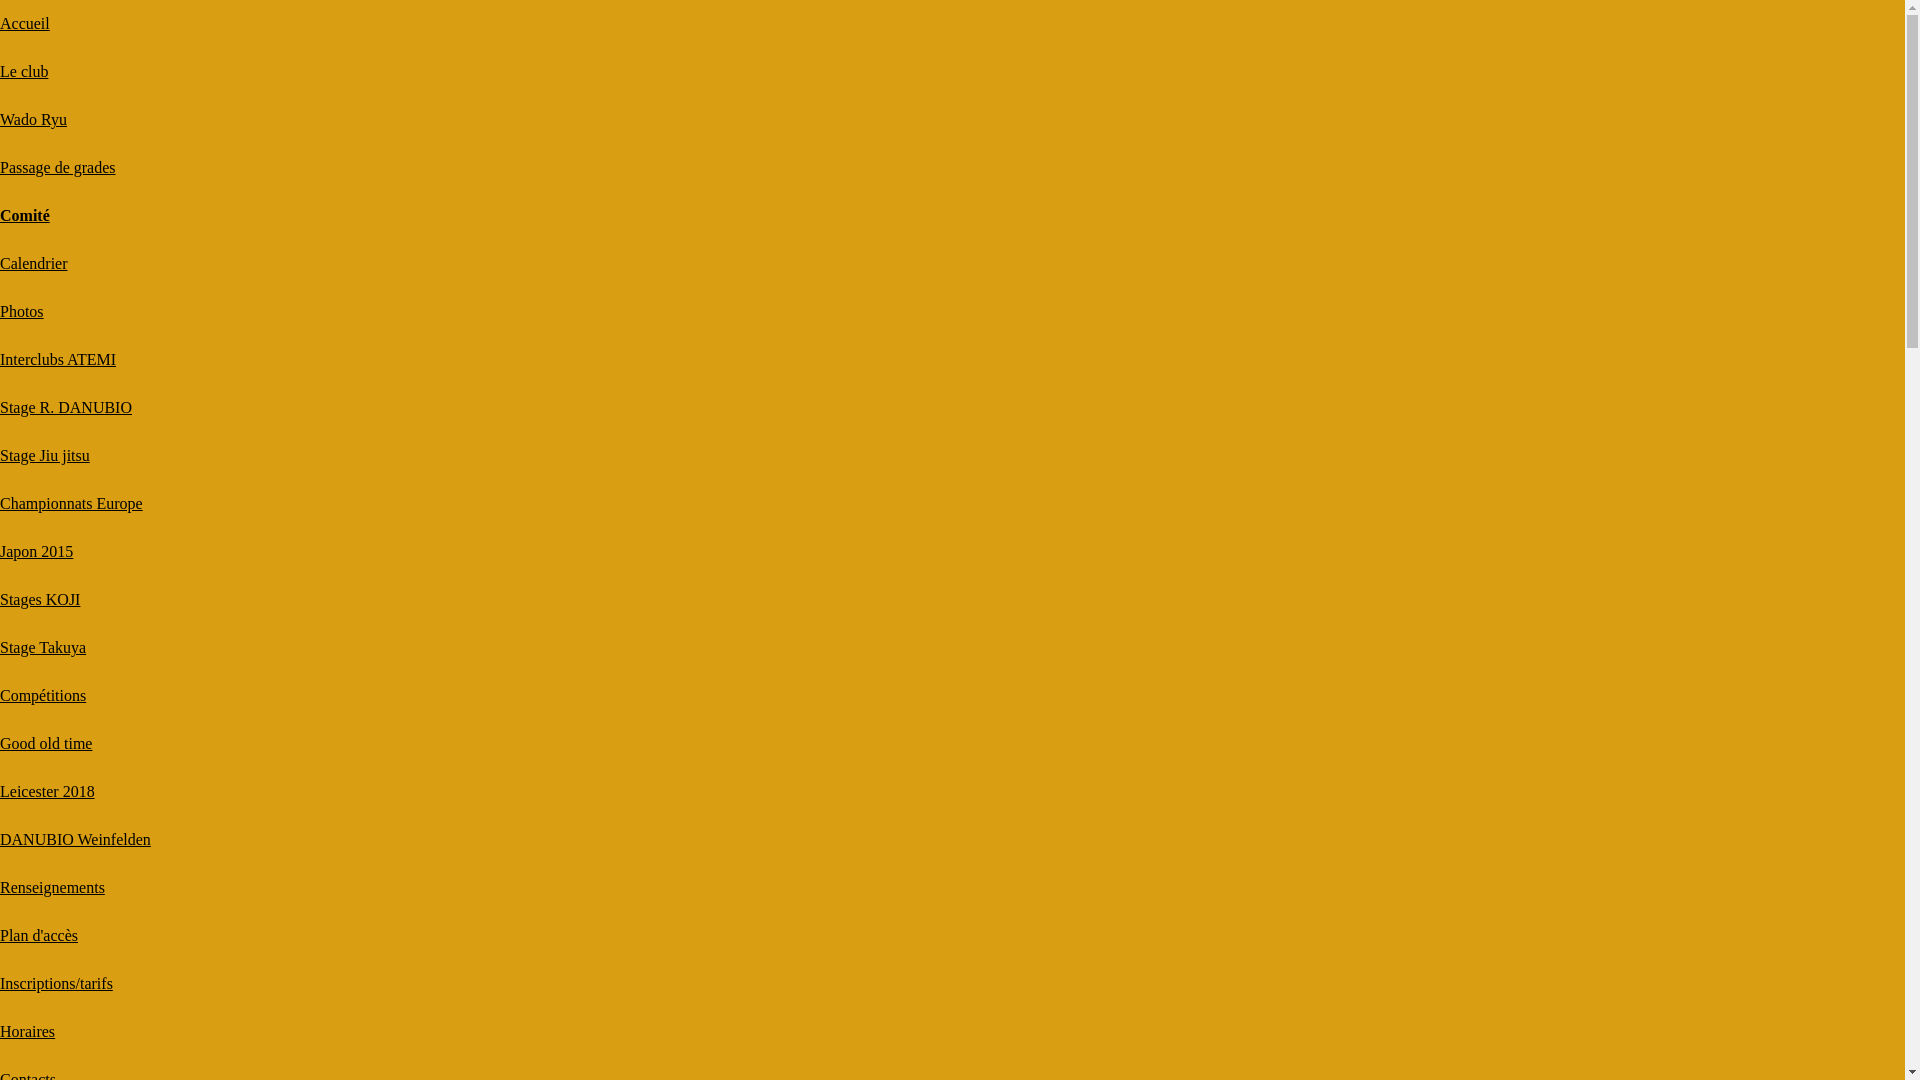 This screenshot has width=1920, height=1080. Describe the element at coordinates (75, 839) in the screenshot. I see `'DANUBIO Weinfelden'` at that location.